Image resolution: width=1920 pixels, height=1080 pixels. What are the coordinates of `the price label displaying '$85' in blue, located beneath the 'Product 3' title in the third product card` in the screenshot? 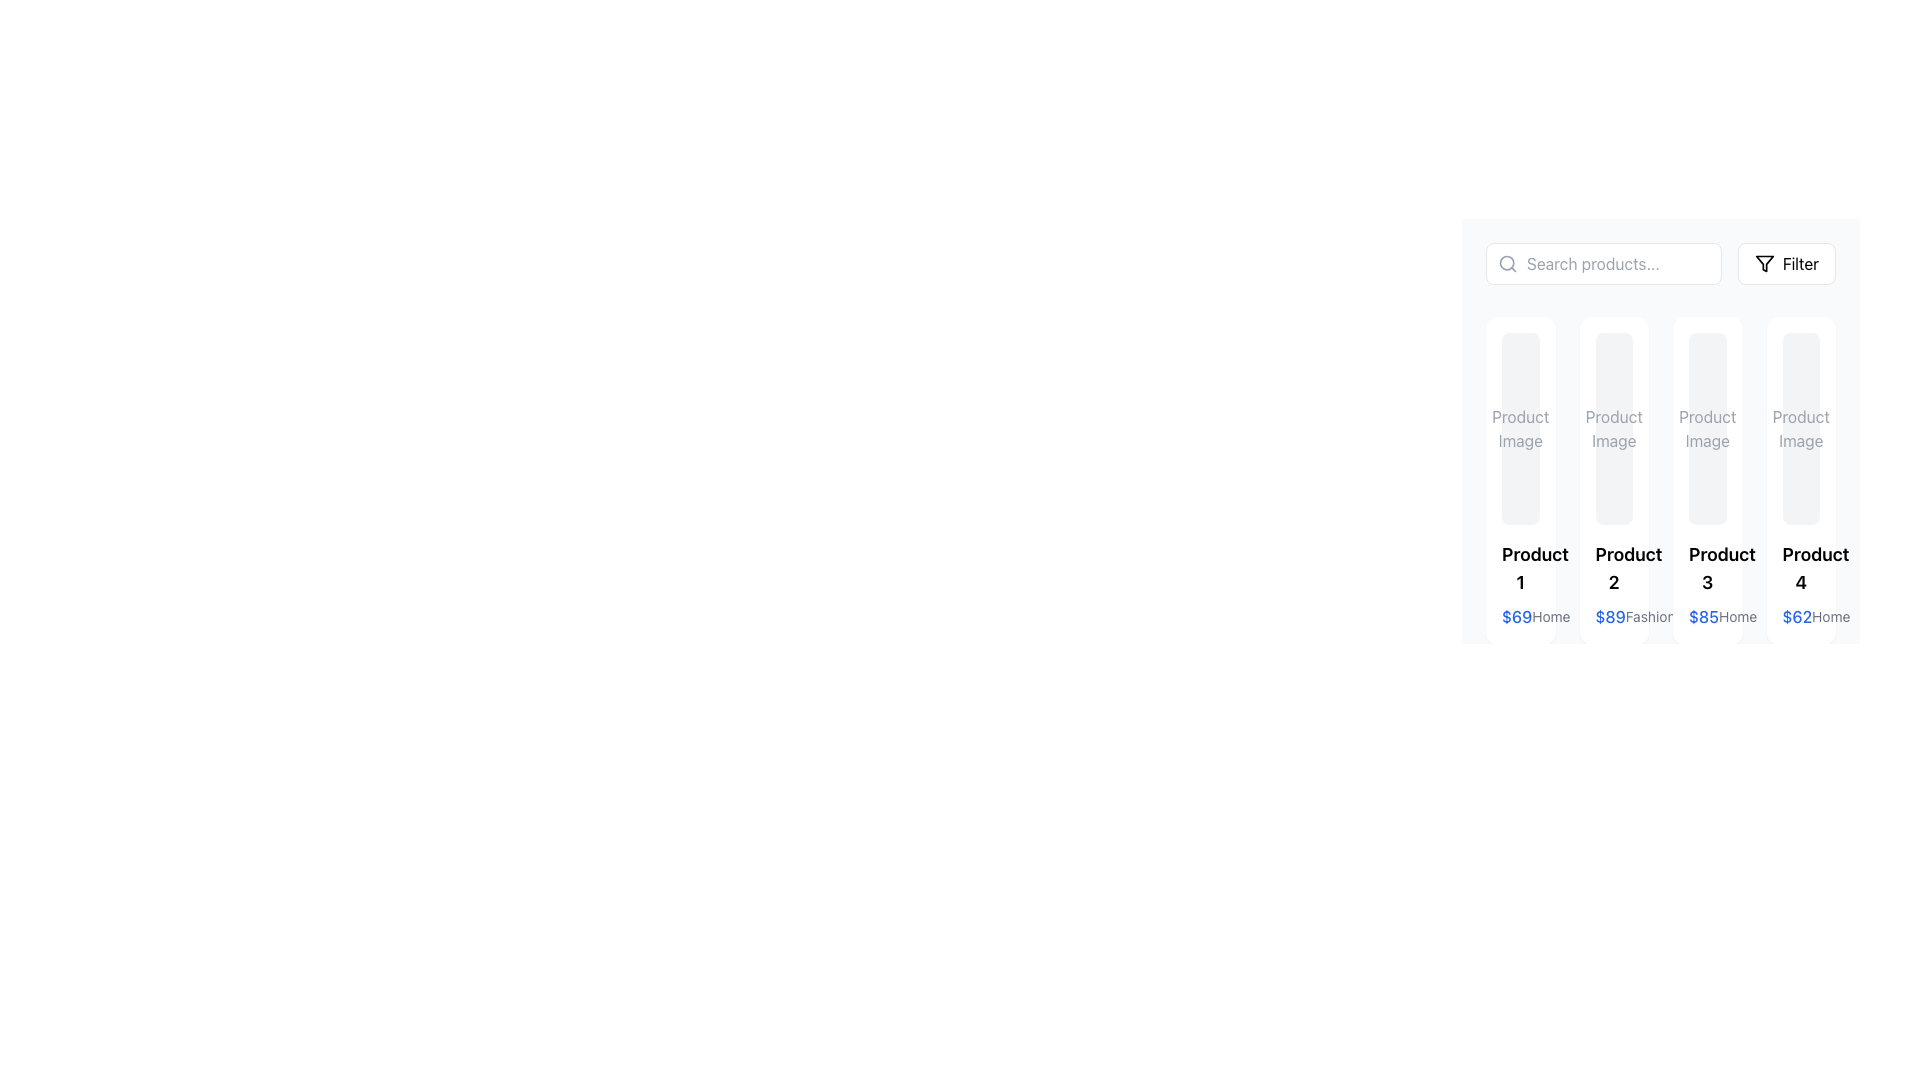 It's located at (1703, 616).